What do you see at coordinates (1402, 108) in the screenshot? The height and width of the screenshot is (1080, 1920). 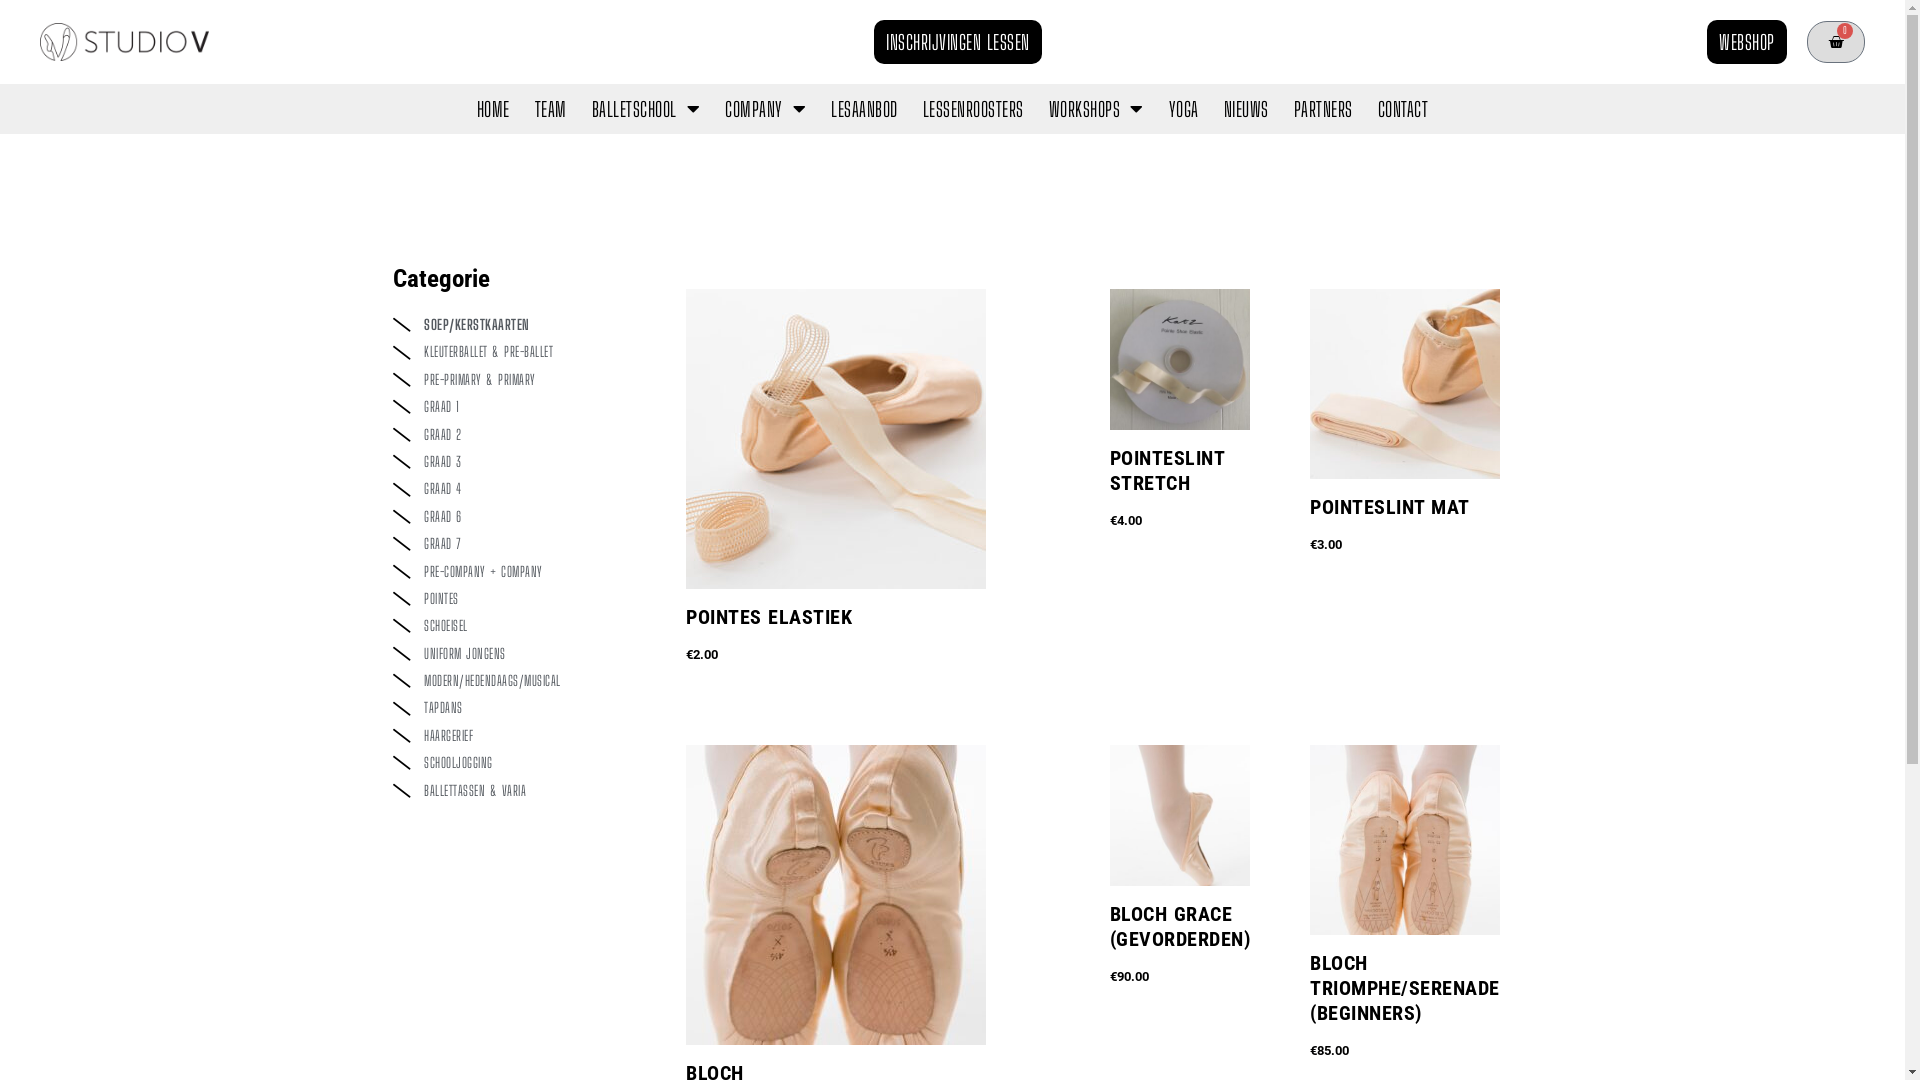 I see `'CONTACT'` at bounding box center [1402, 108].